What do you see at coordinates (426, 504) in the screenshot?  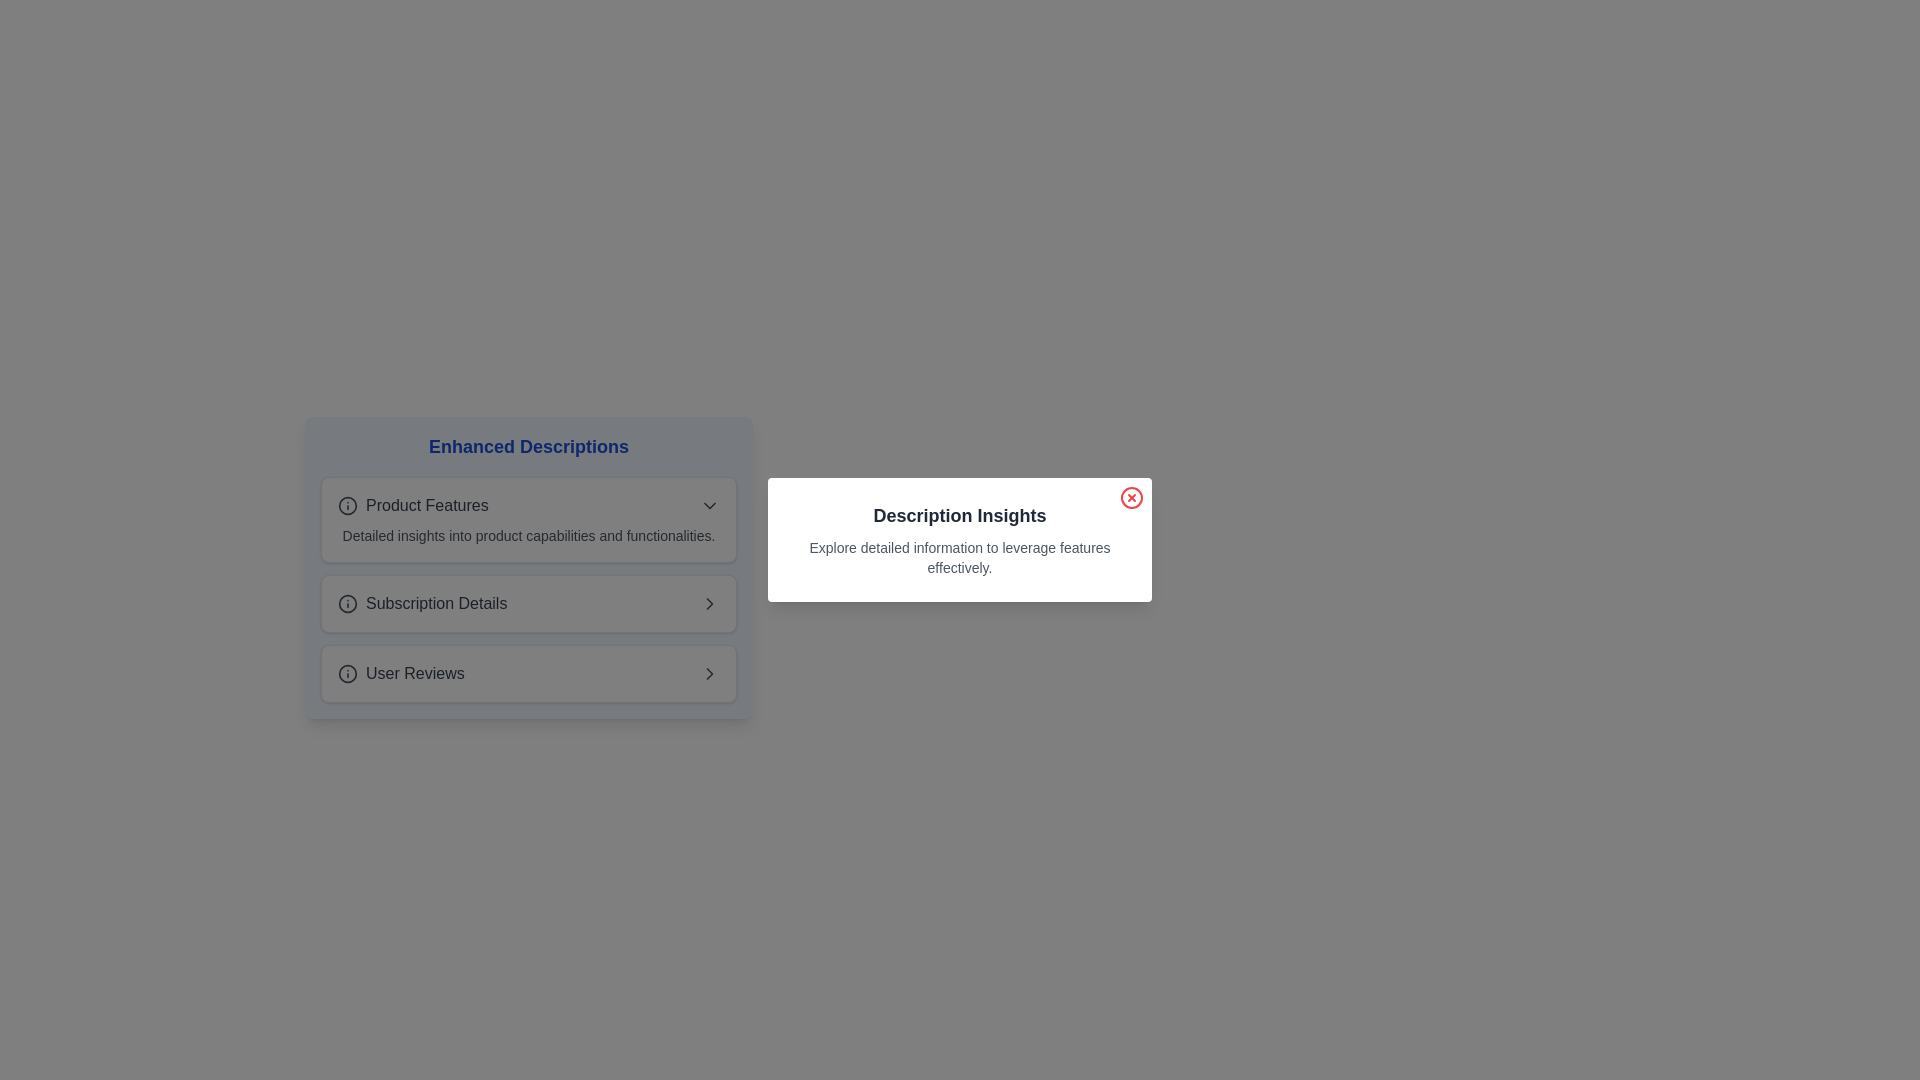 I see `the 'Product Features' text label, which is styled in medium-sized dark gray font and serves as a section header within the 'Enhanced Descriptions' section` at bounding box center [426, 504].